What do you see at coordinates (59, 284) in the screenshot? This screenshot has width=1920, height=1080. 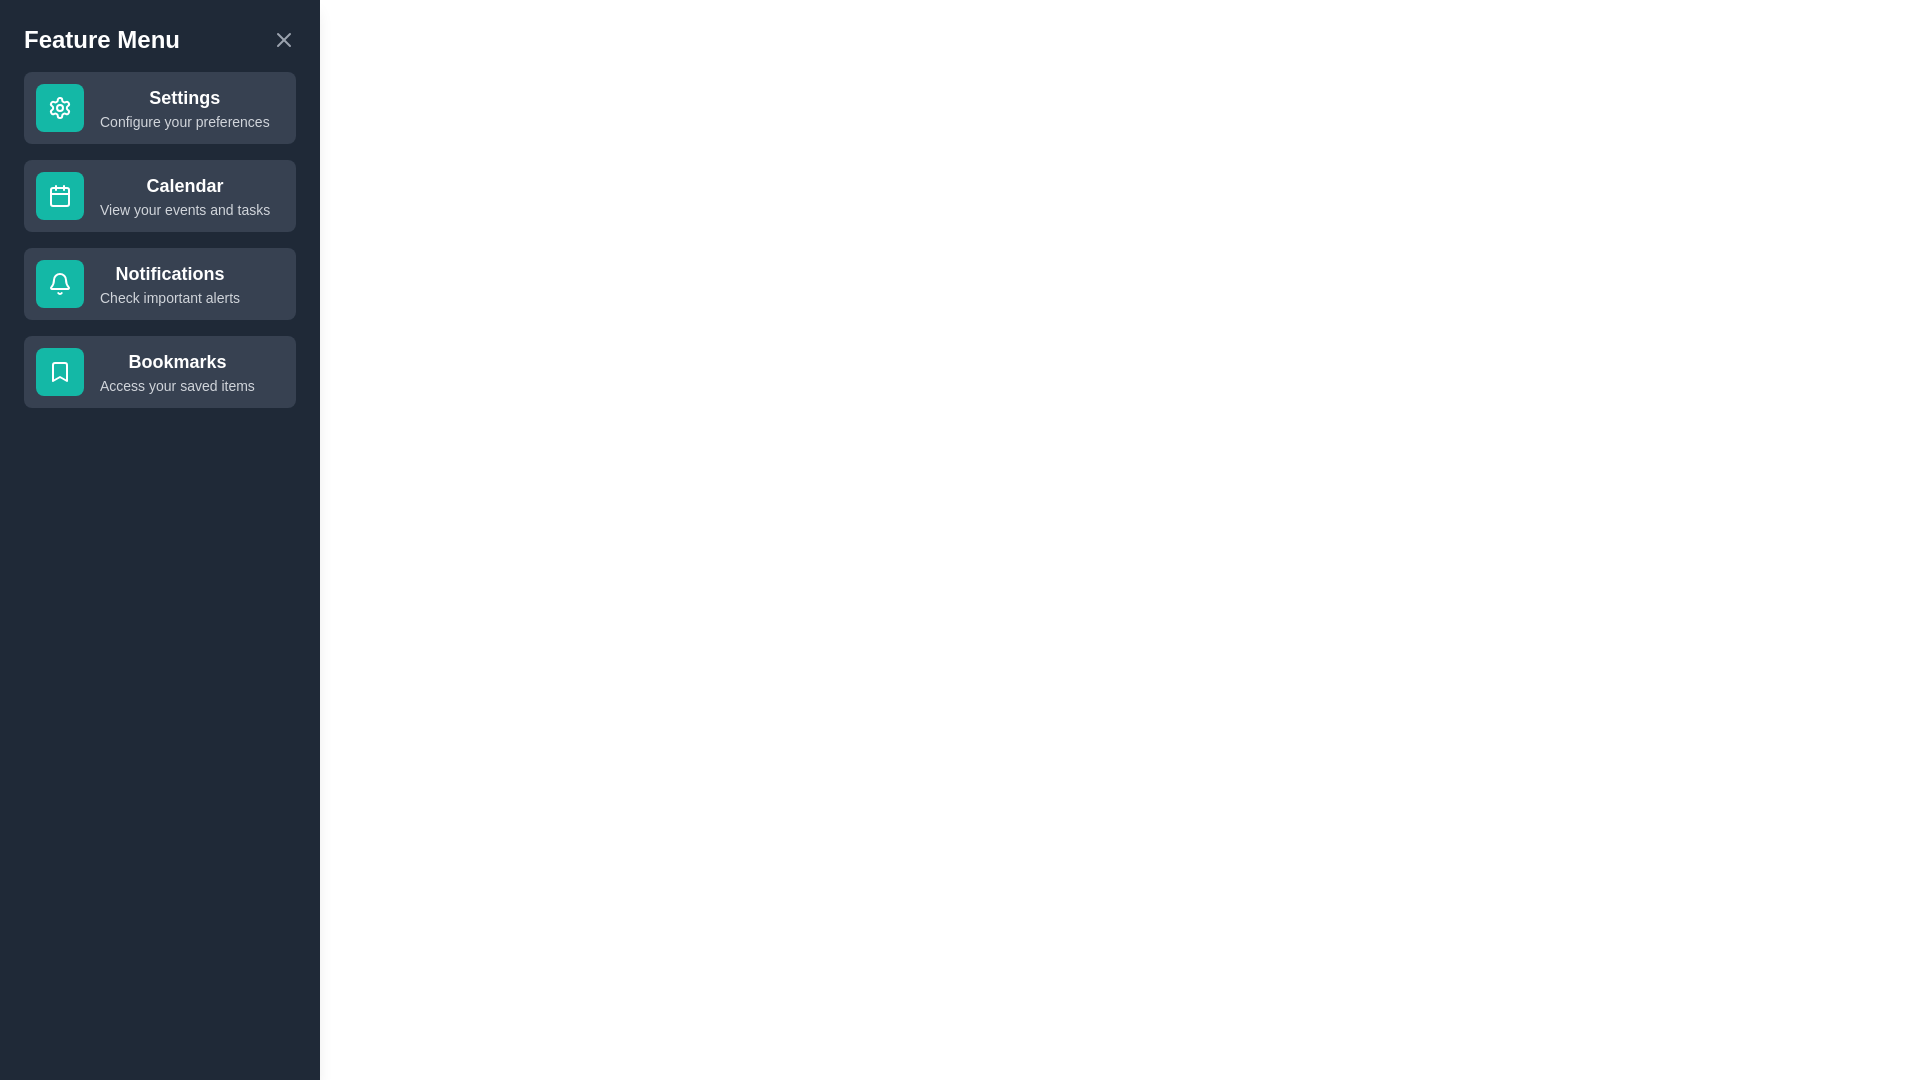 I see `the icon associated with the feature Notifications` at bounding box center [59, 284].